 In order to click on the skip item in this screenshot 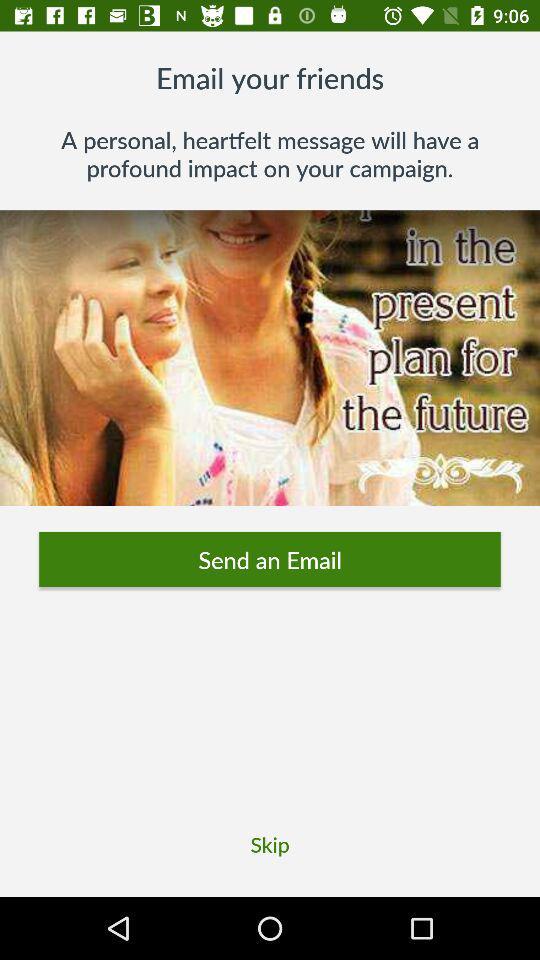, I will do `click(270, 843)`.